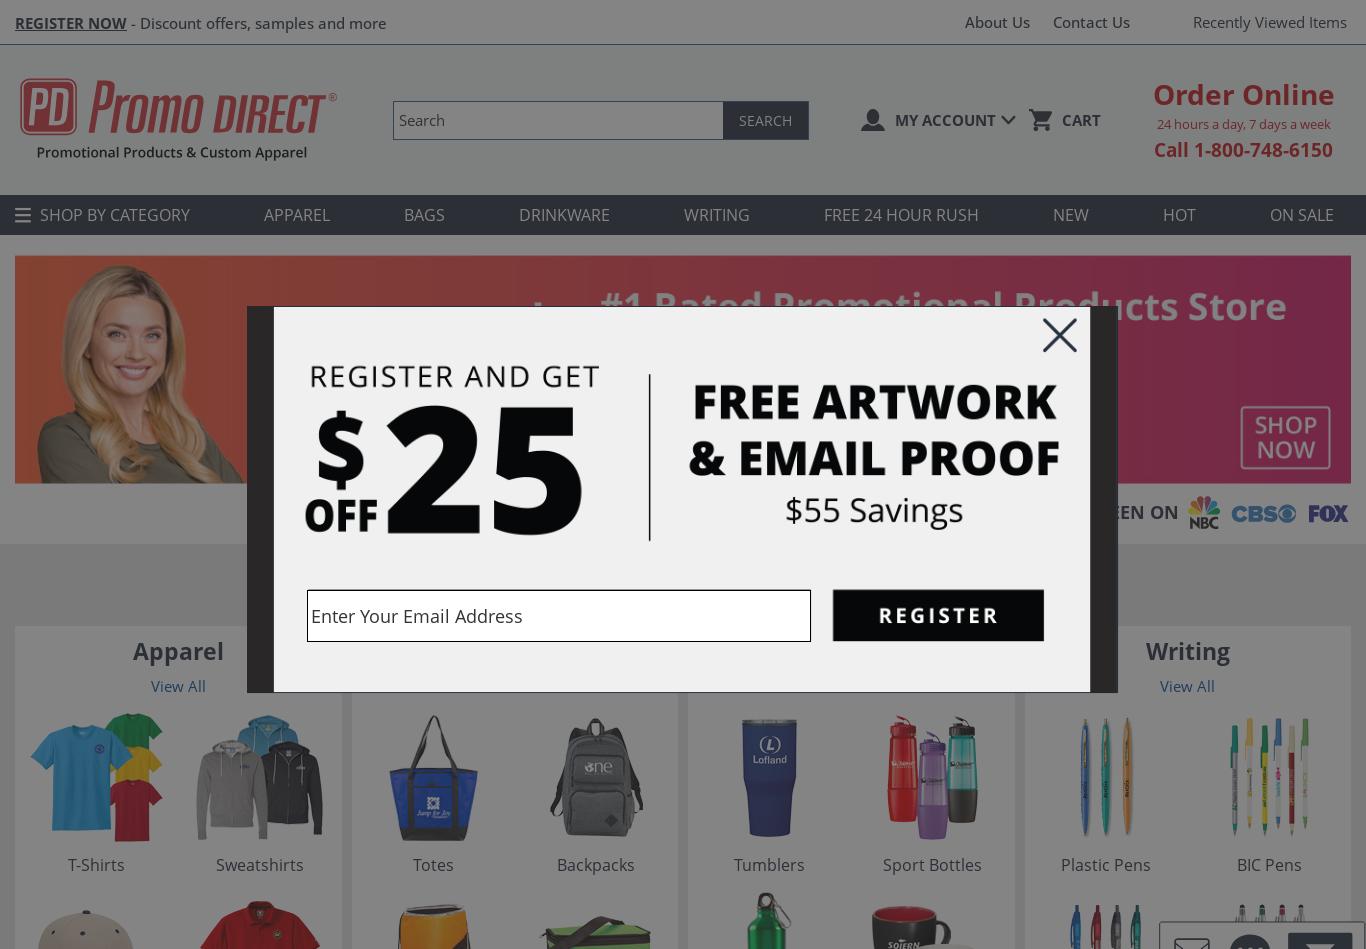 The image size is (1366, 949). I want to click on 'Apparel', so click(176, 651).